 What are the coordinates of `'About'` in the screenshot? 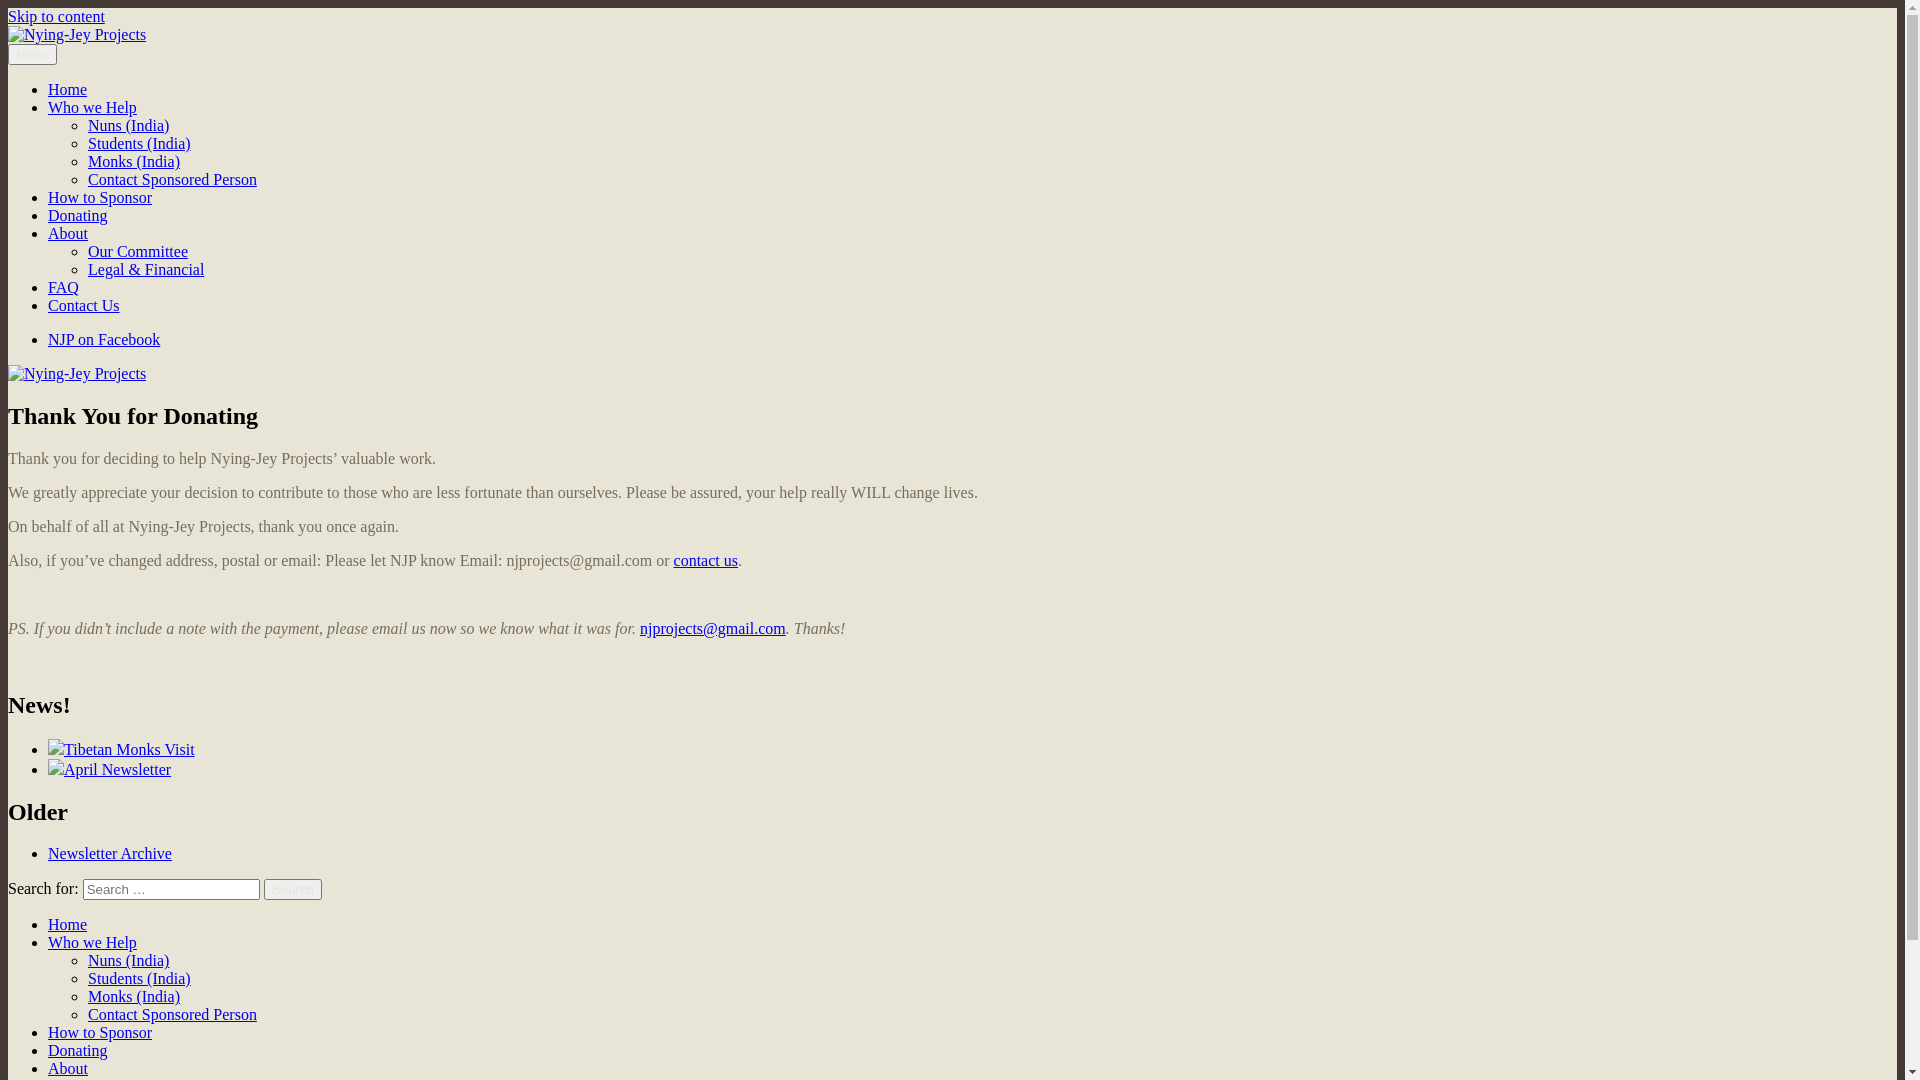 It's located at (67, 1067).